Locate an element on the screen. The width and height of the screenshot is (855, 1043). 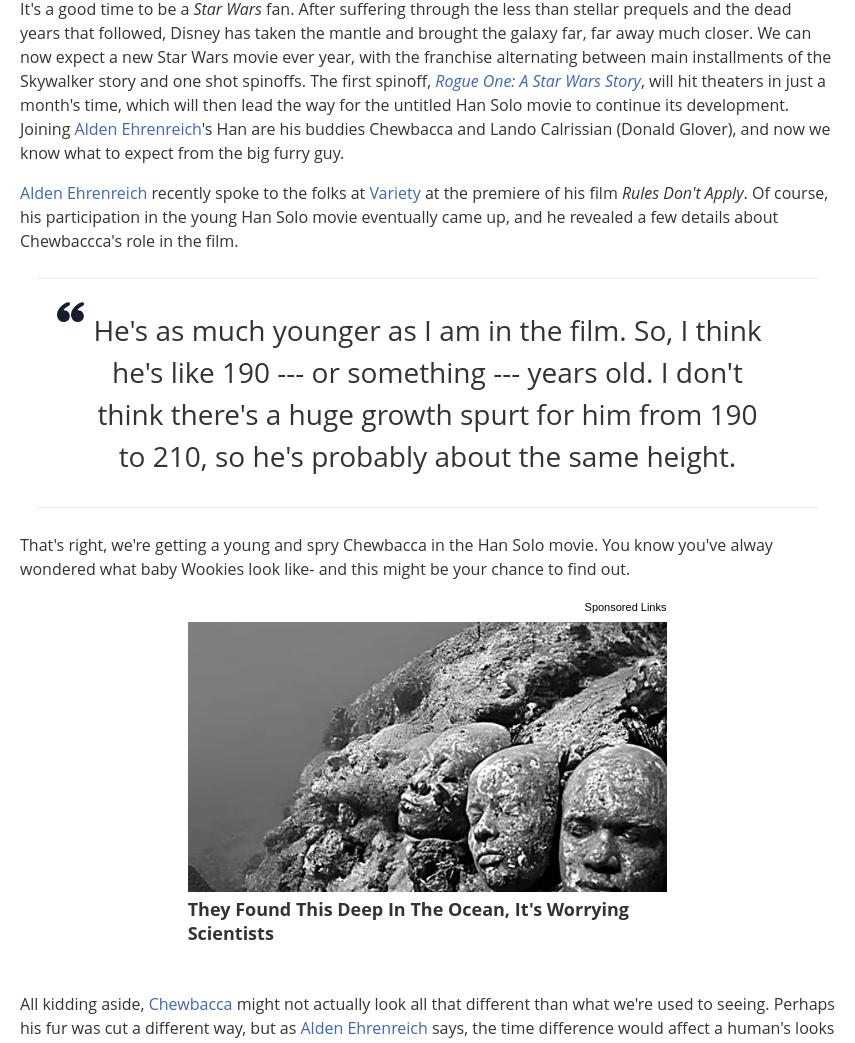
'All kidding aside,' is located at coordinates (83, 1003).